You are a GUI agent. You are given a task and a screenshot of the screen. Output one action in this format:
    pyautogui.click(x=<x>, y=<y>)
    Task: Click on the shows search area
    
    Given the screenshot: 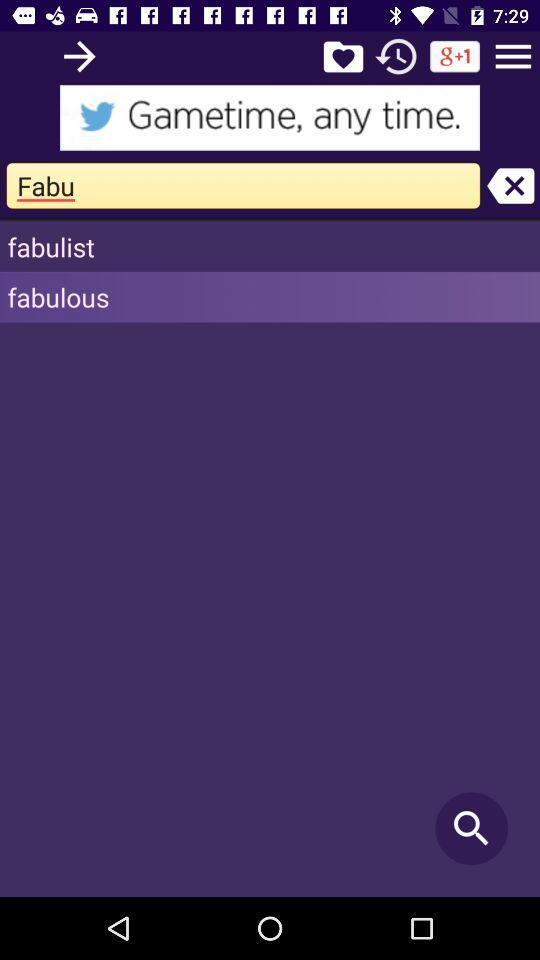 What is the action you would take?
    pyautogui.click(x=270, y=117)
    